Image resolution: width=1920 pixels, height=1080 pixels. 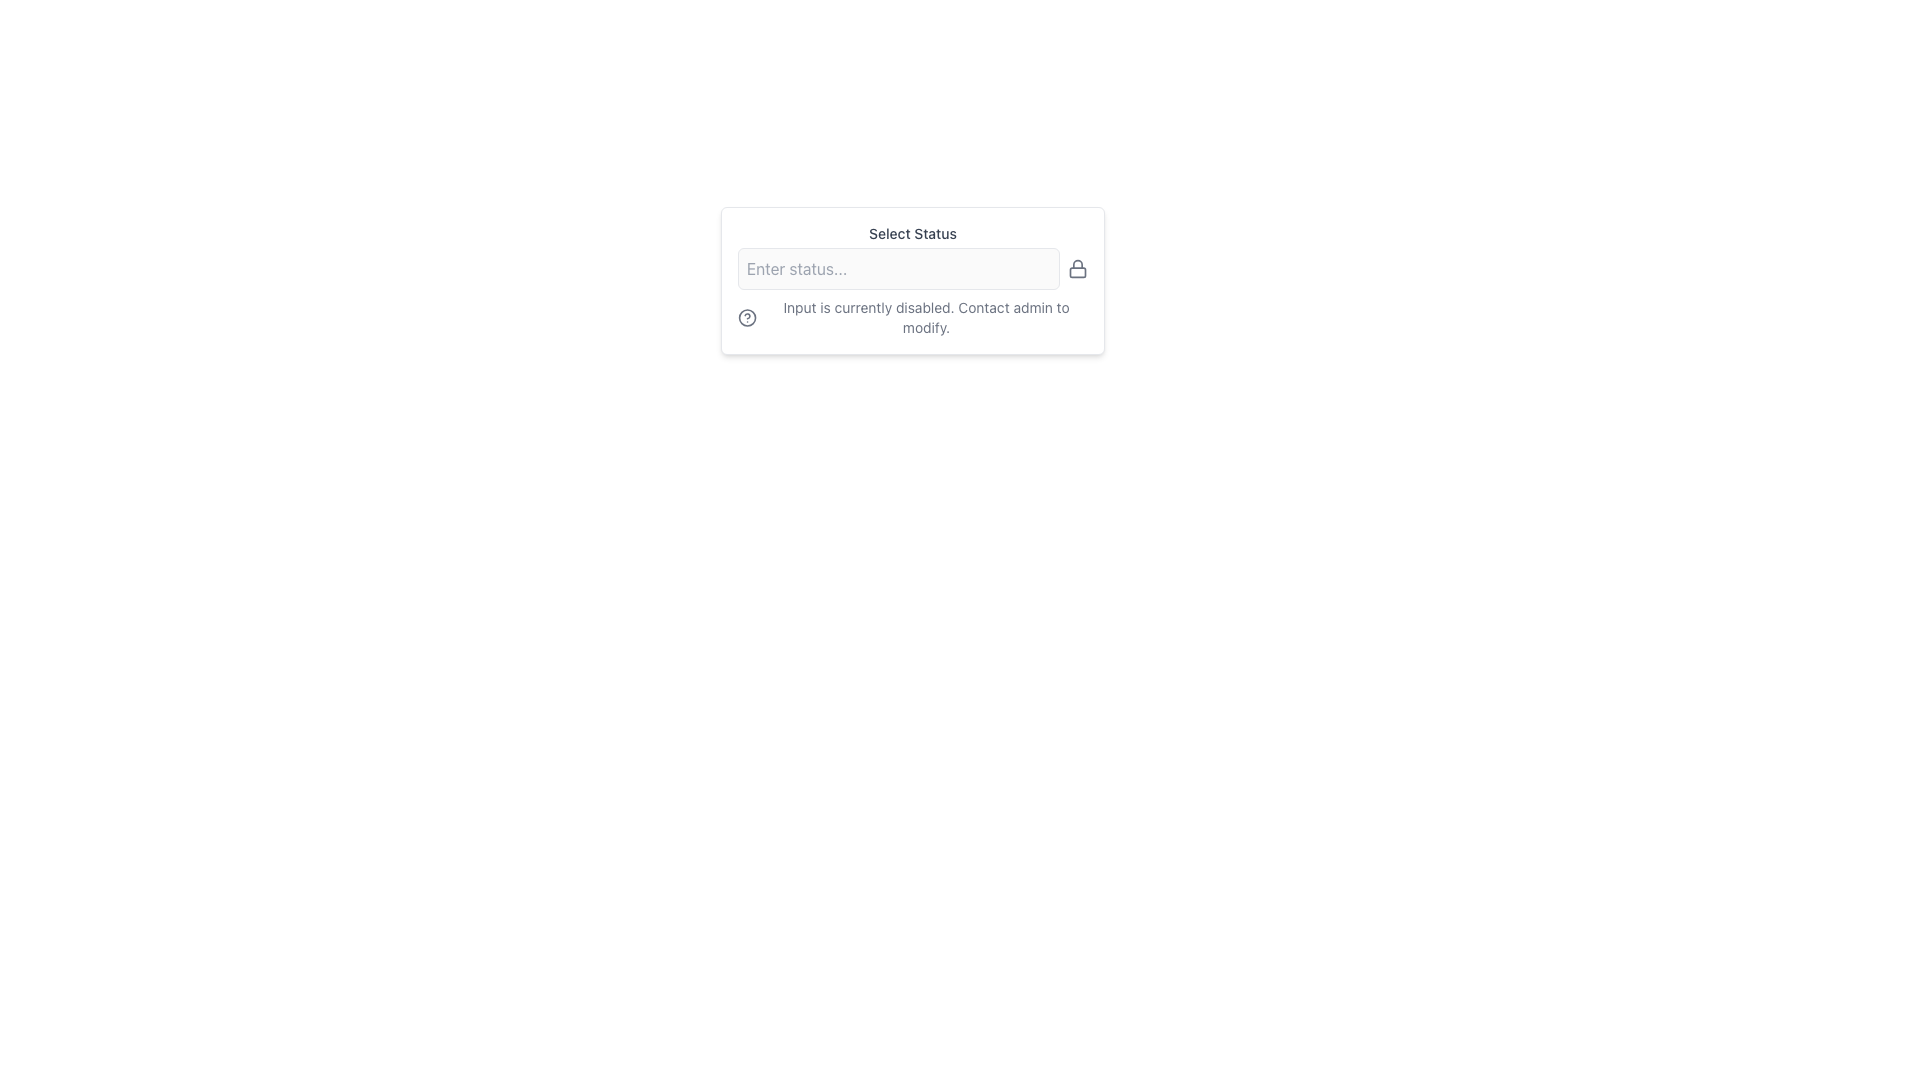 What do you see at coordinates (911, 268) in the screenshot?
I see `lock icon located to the right of the disabled text input field within the horizontal group in the card titled 'Select Status'` at bounding box center [911, 268].